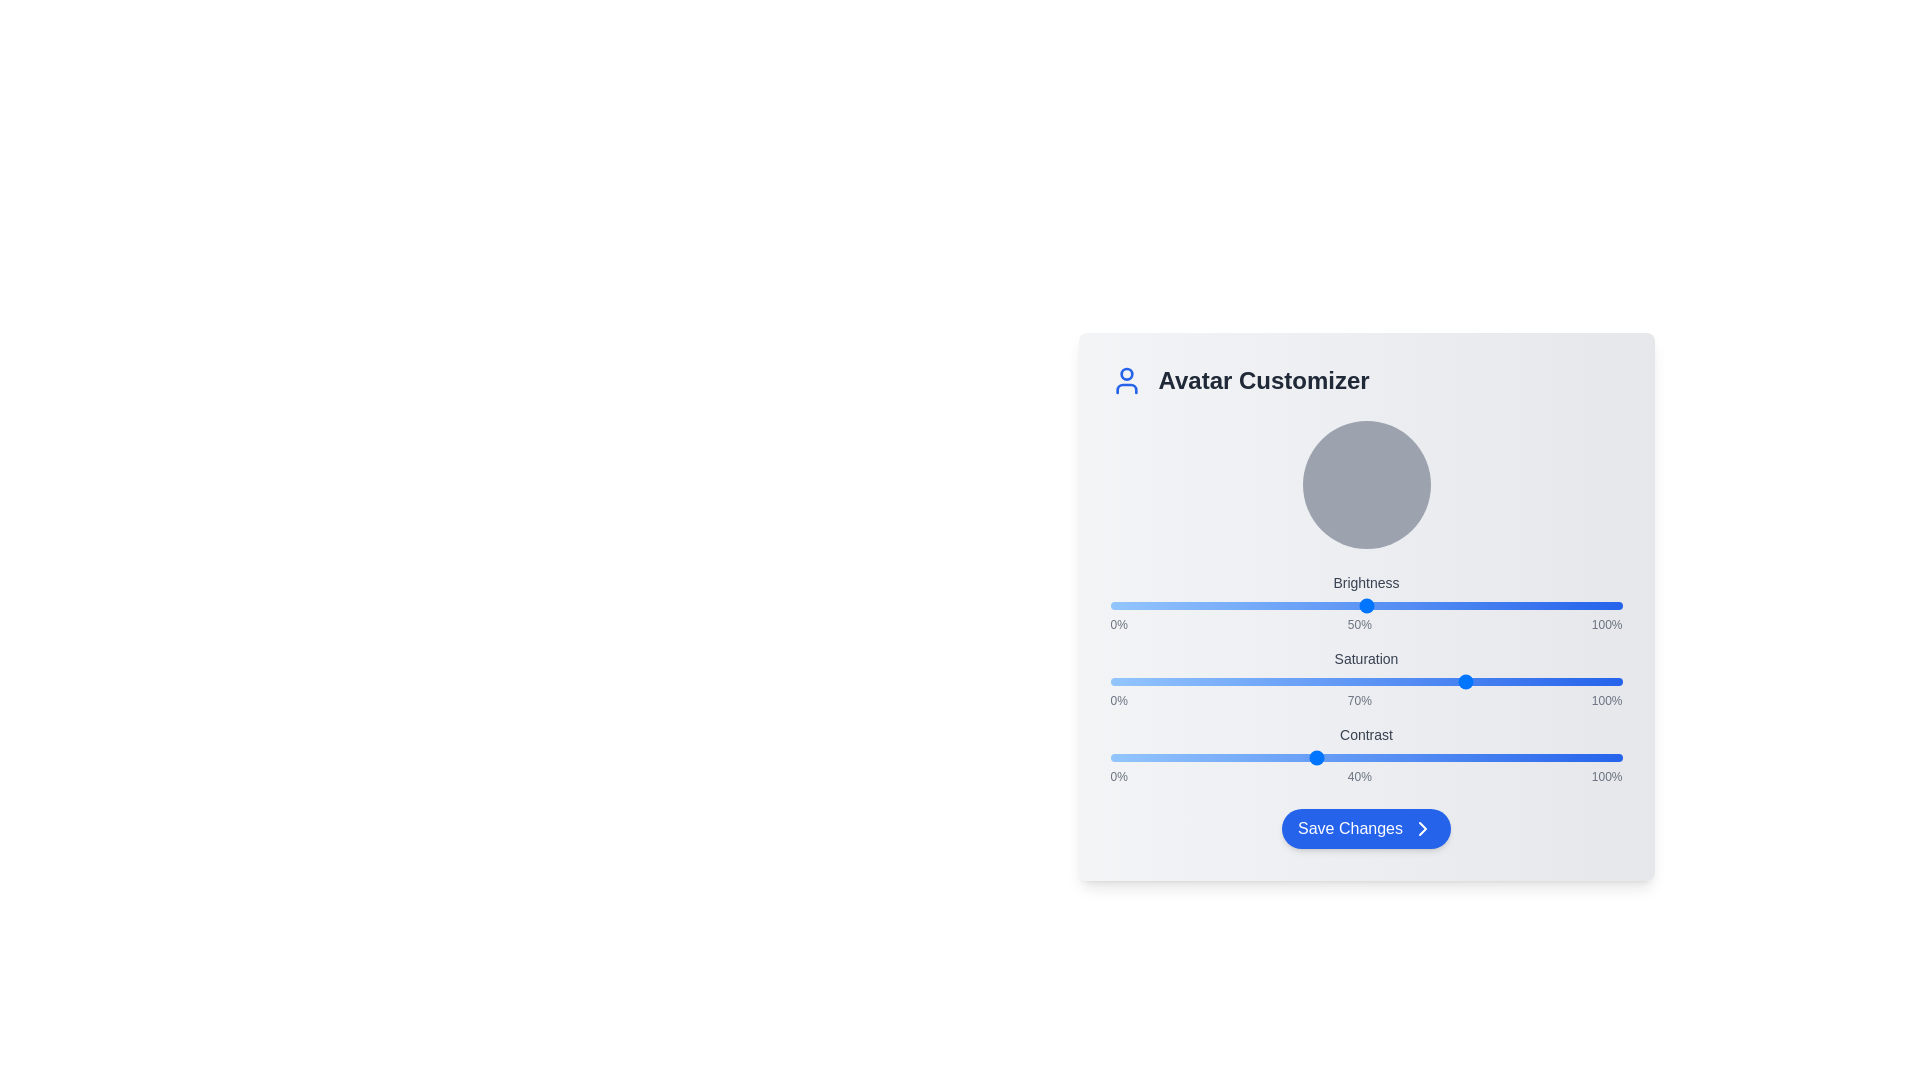 The height and width of the screenshot is (1080, 1920). What do you see at coordinates (1365, 485) in the screenshot?
I see `the Avatar preview area` at bounding box center [1365, 485].